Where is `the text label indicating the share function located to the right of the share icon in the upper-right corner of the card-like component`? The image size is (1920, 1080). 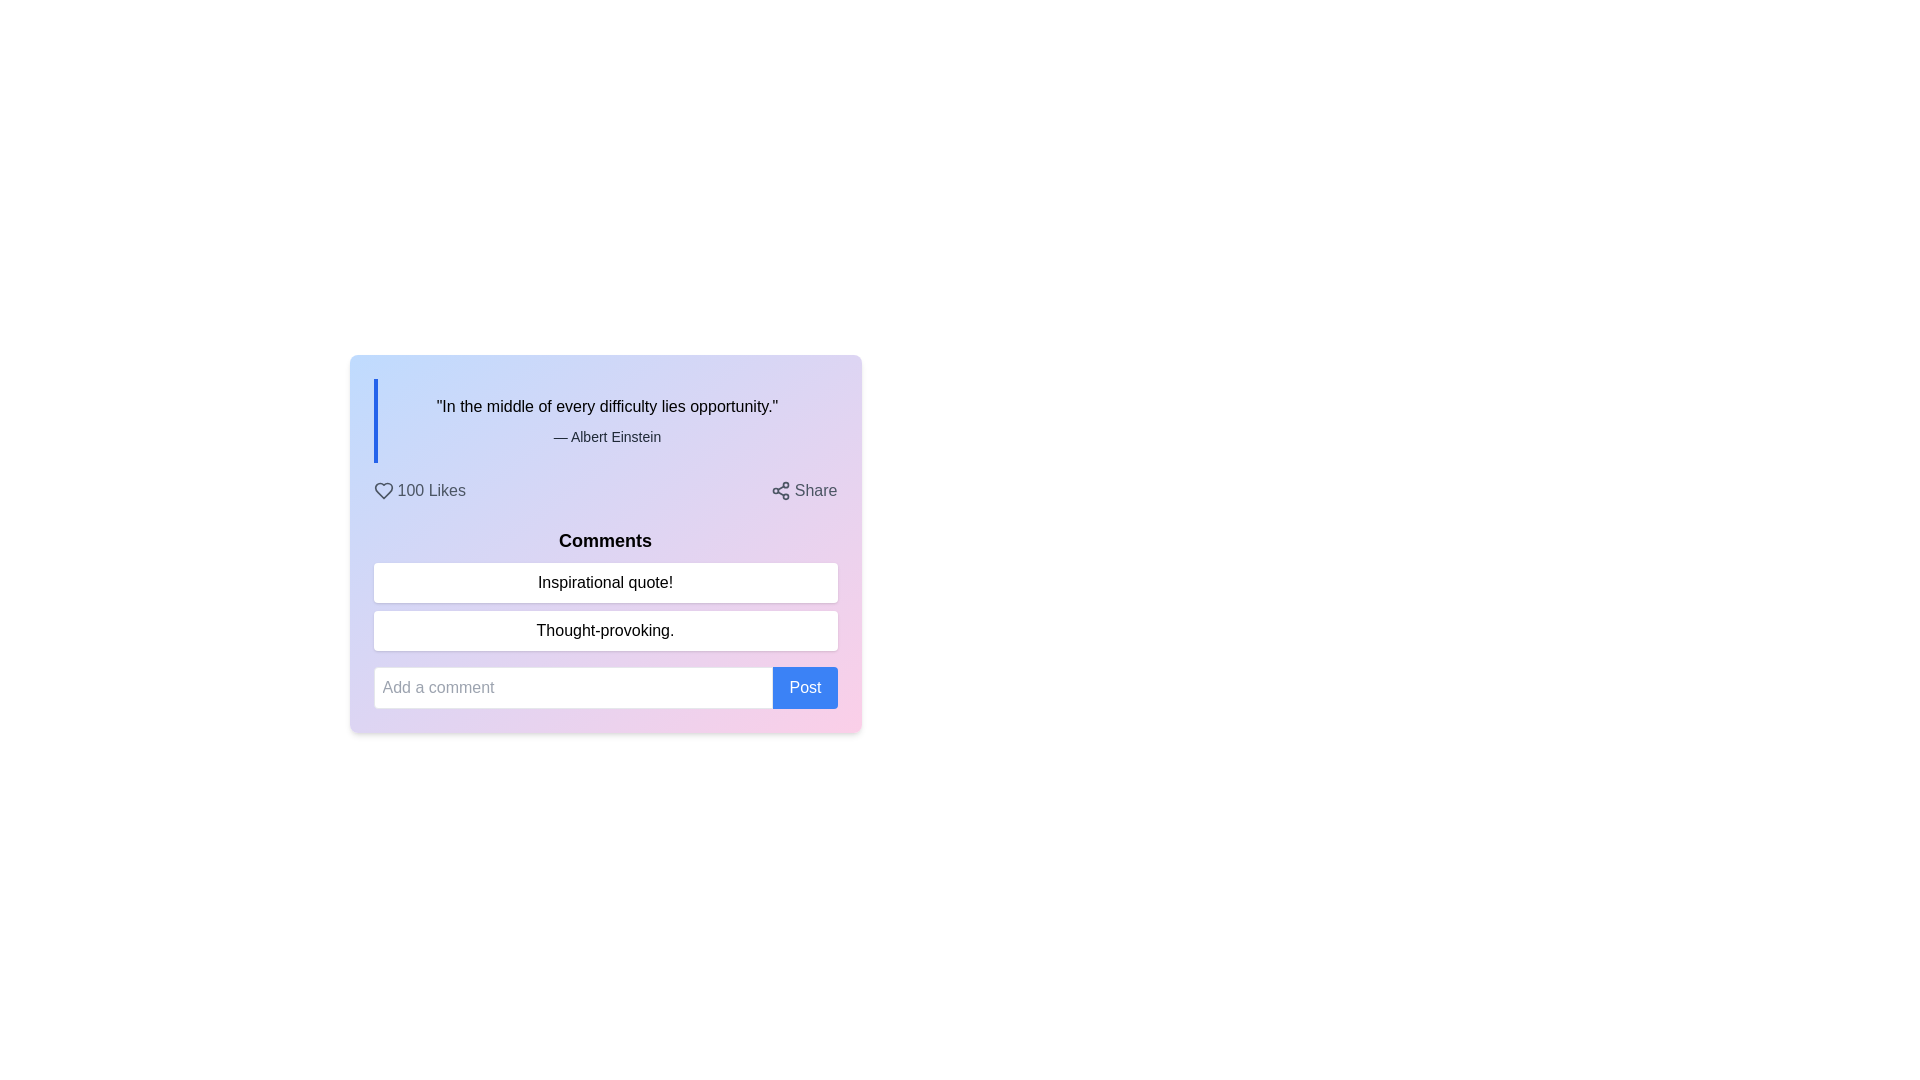
the text label indicating the share function located to the right of the share icon in the upper-right corner of the card-like component is located at coordinates (816, 490).